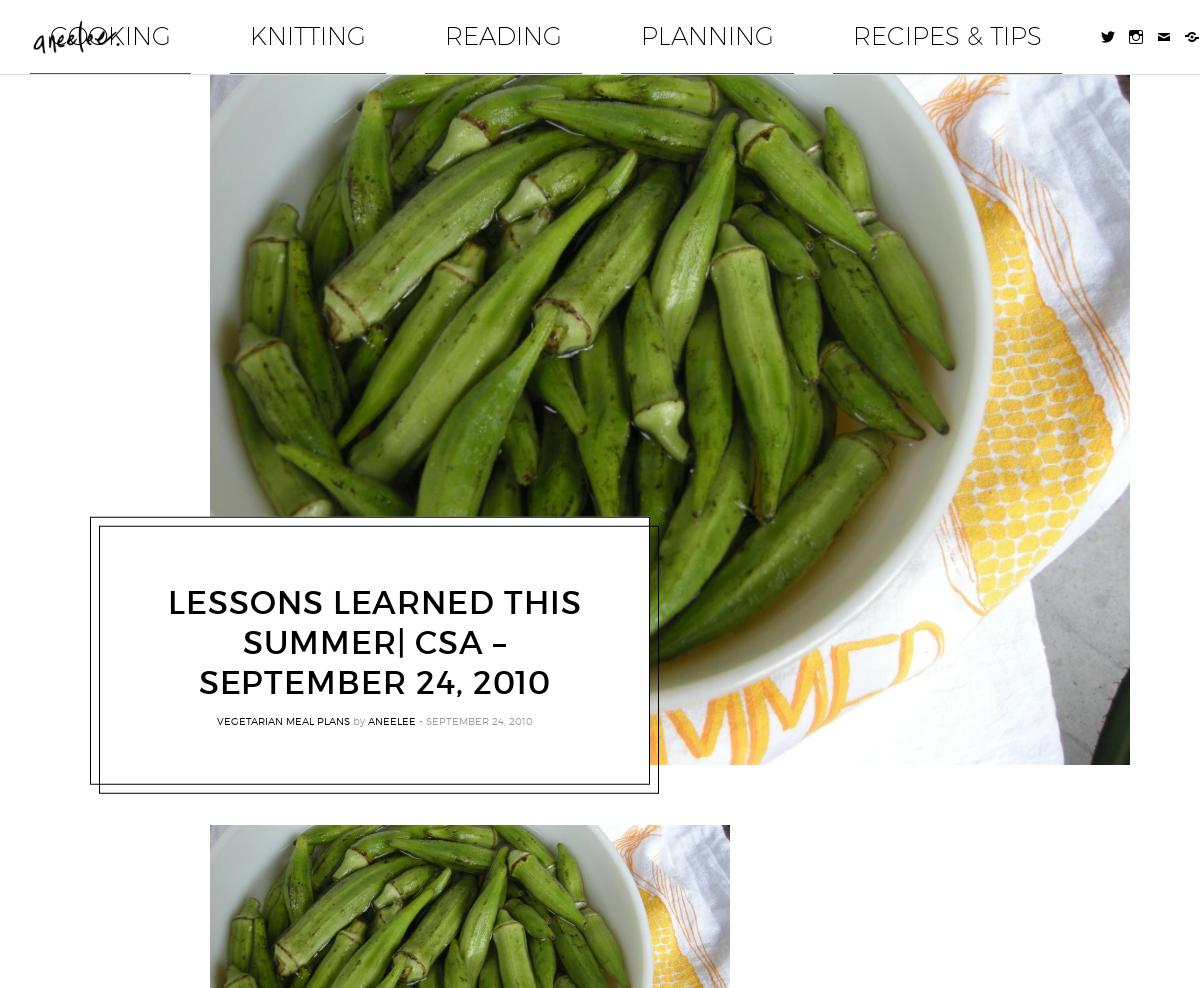 The width and height of the screenshot is (1200, 988). What do you see at coordinates (621, 26) in the screenshot?
I see `'knitting'` at bounding box center [621, 26].